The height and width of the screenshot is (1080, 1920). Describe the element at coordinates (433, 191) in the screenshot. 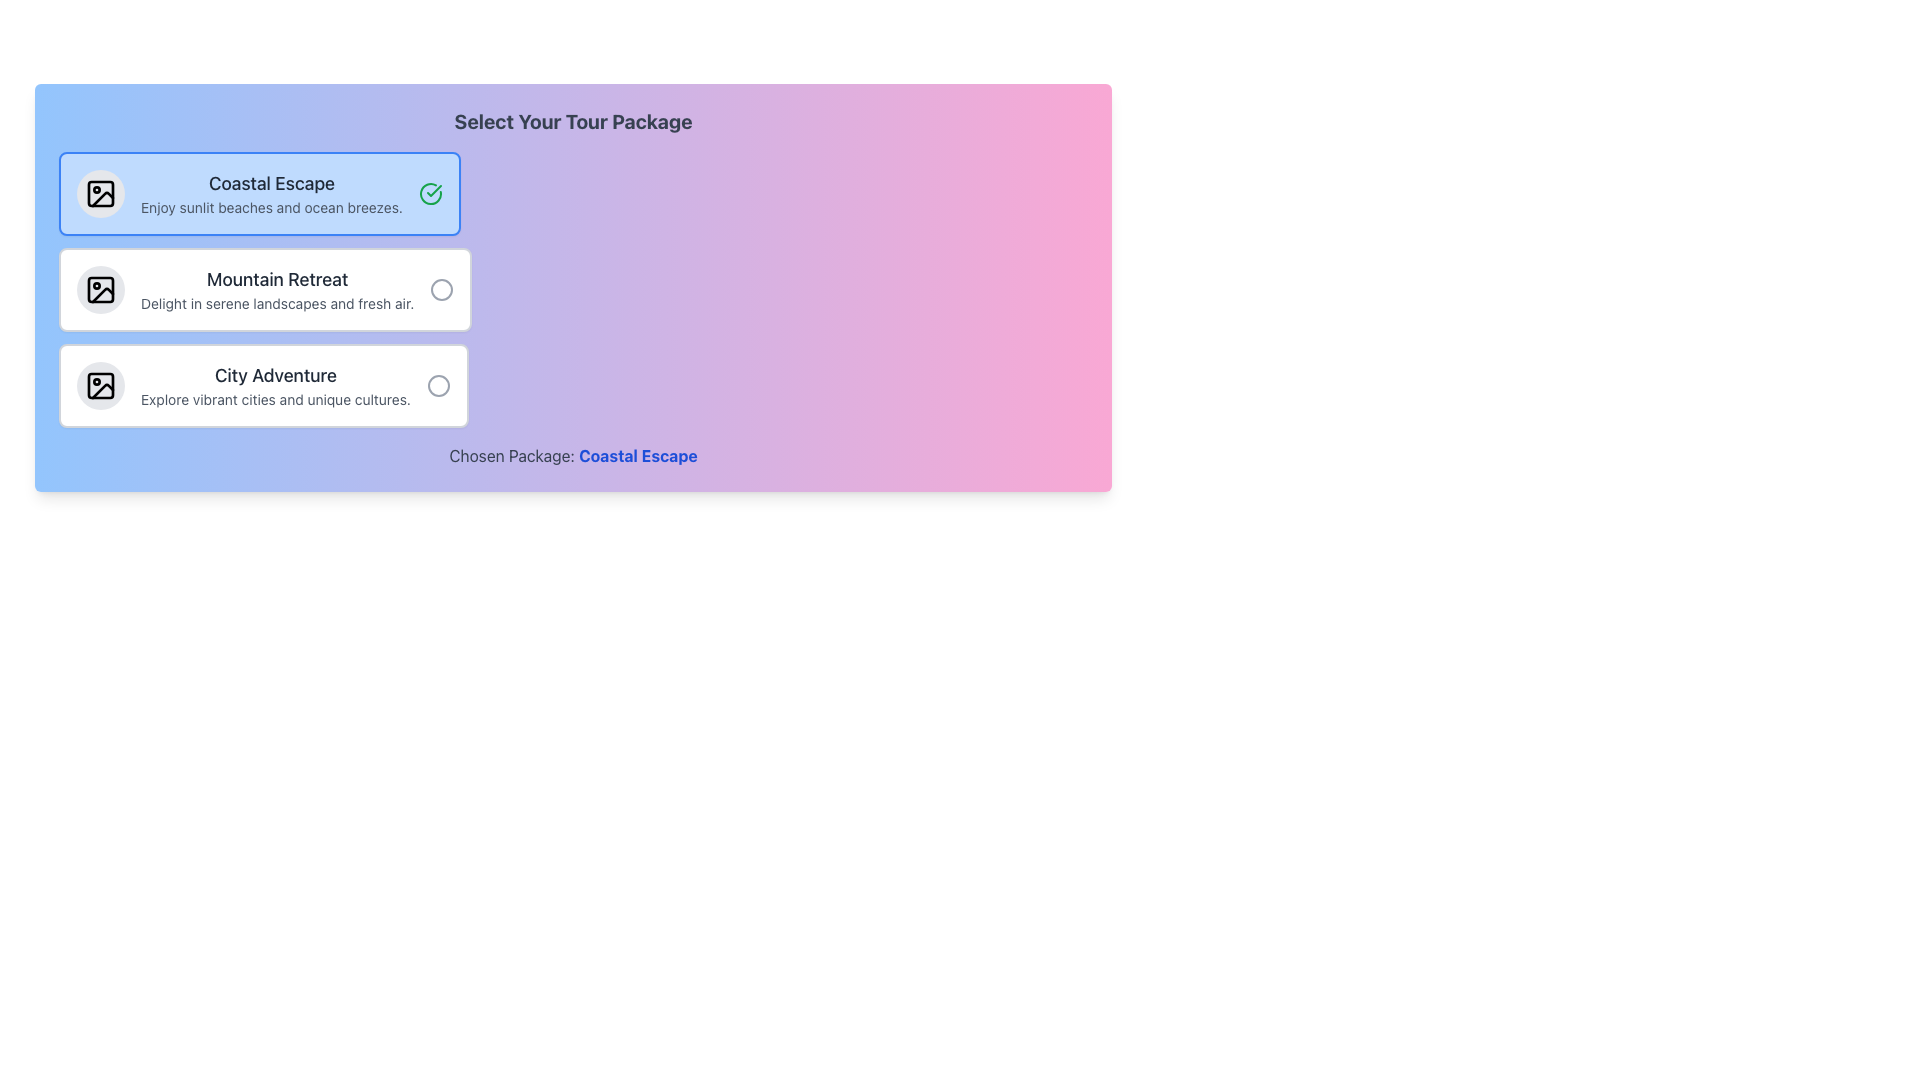

I see `checkmark icon, which is a green stroke SVG element located near the top-right corner of the Coastal Escape tour package option` at that location.